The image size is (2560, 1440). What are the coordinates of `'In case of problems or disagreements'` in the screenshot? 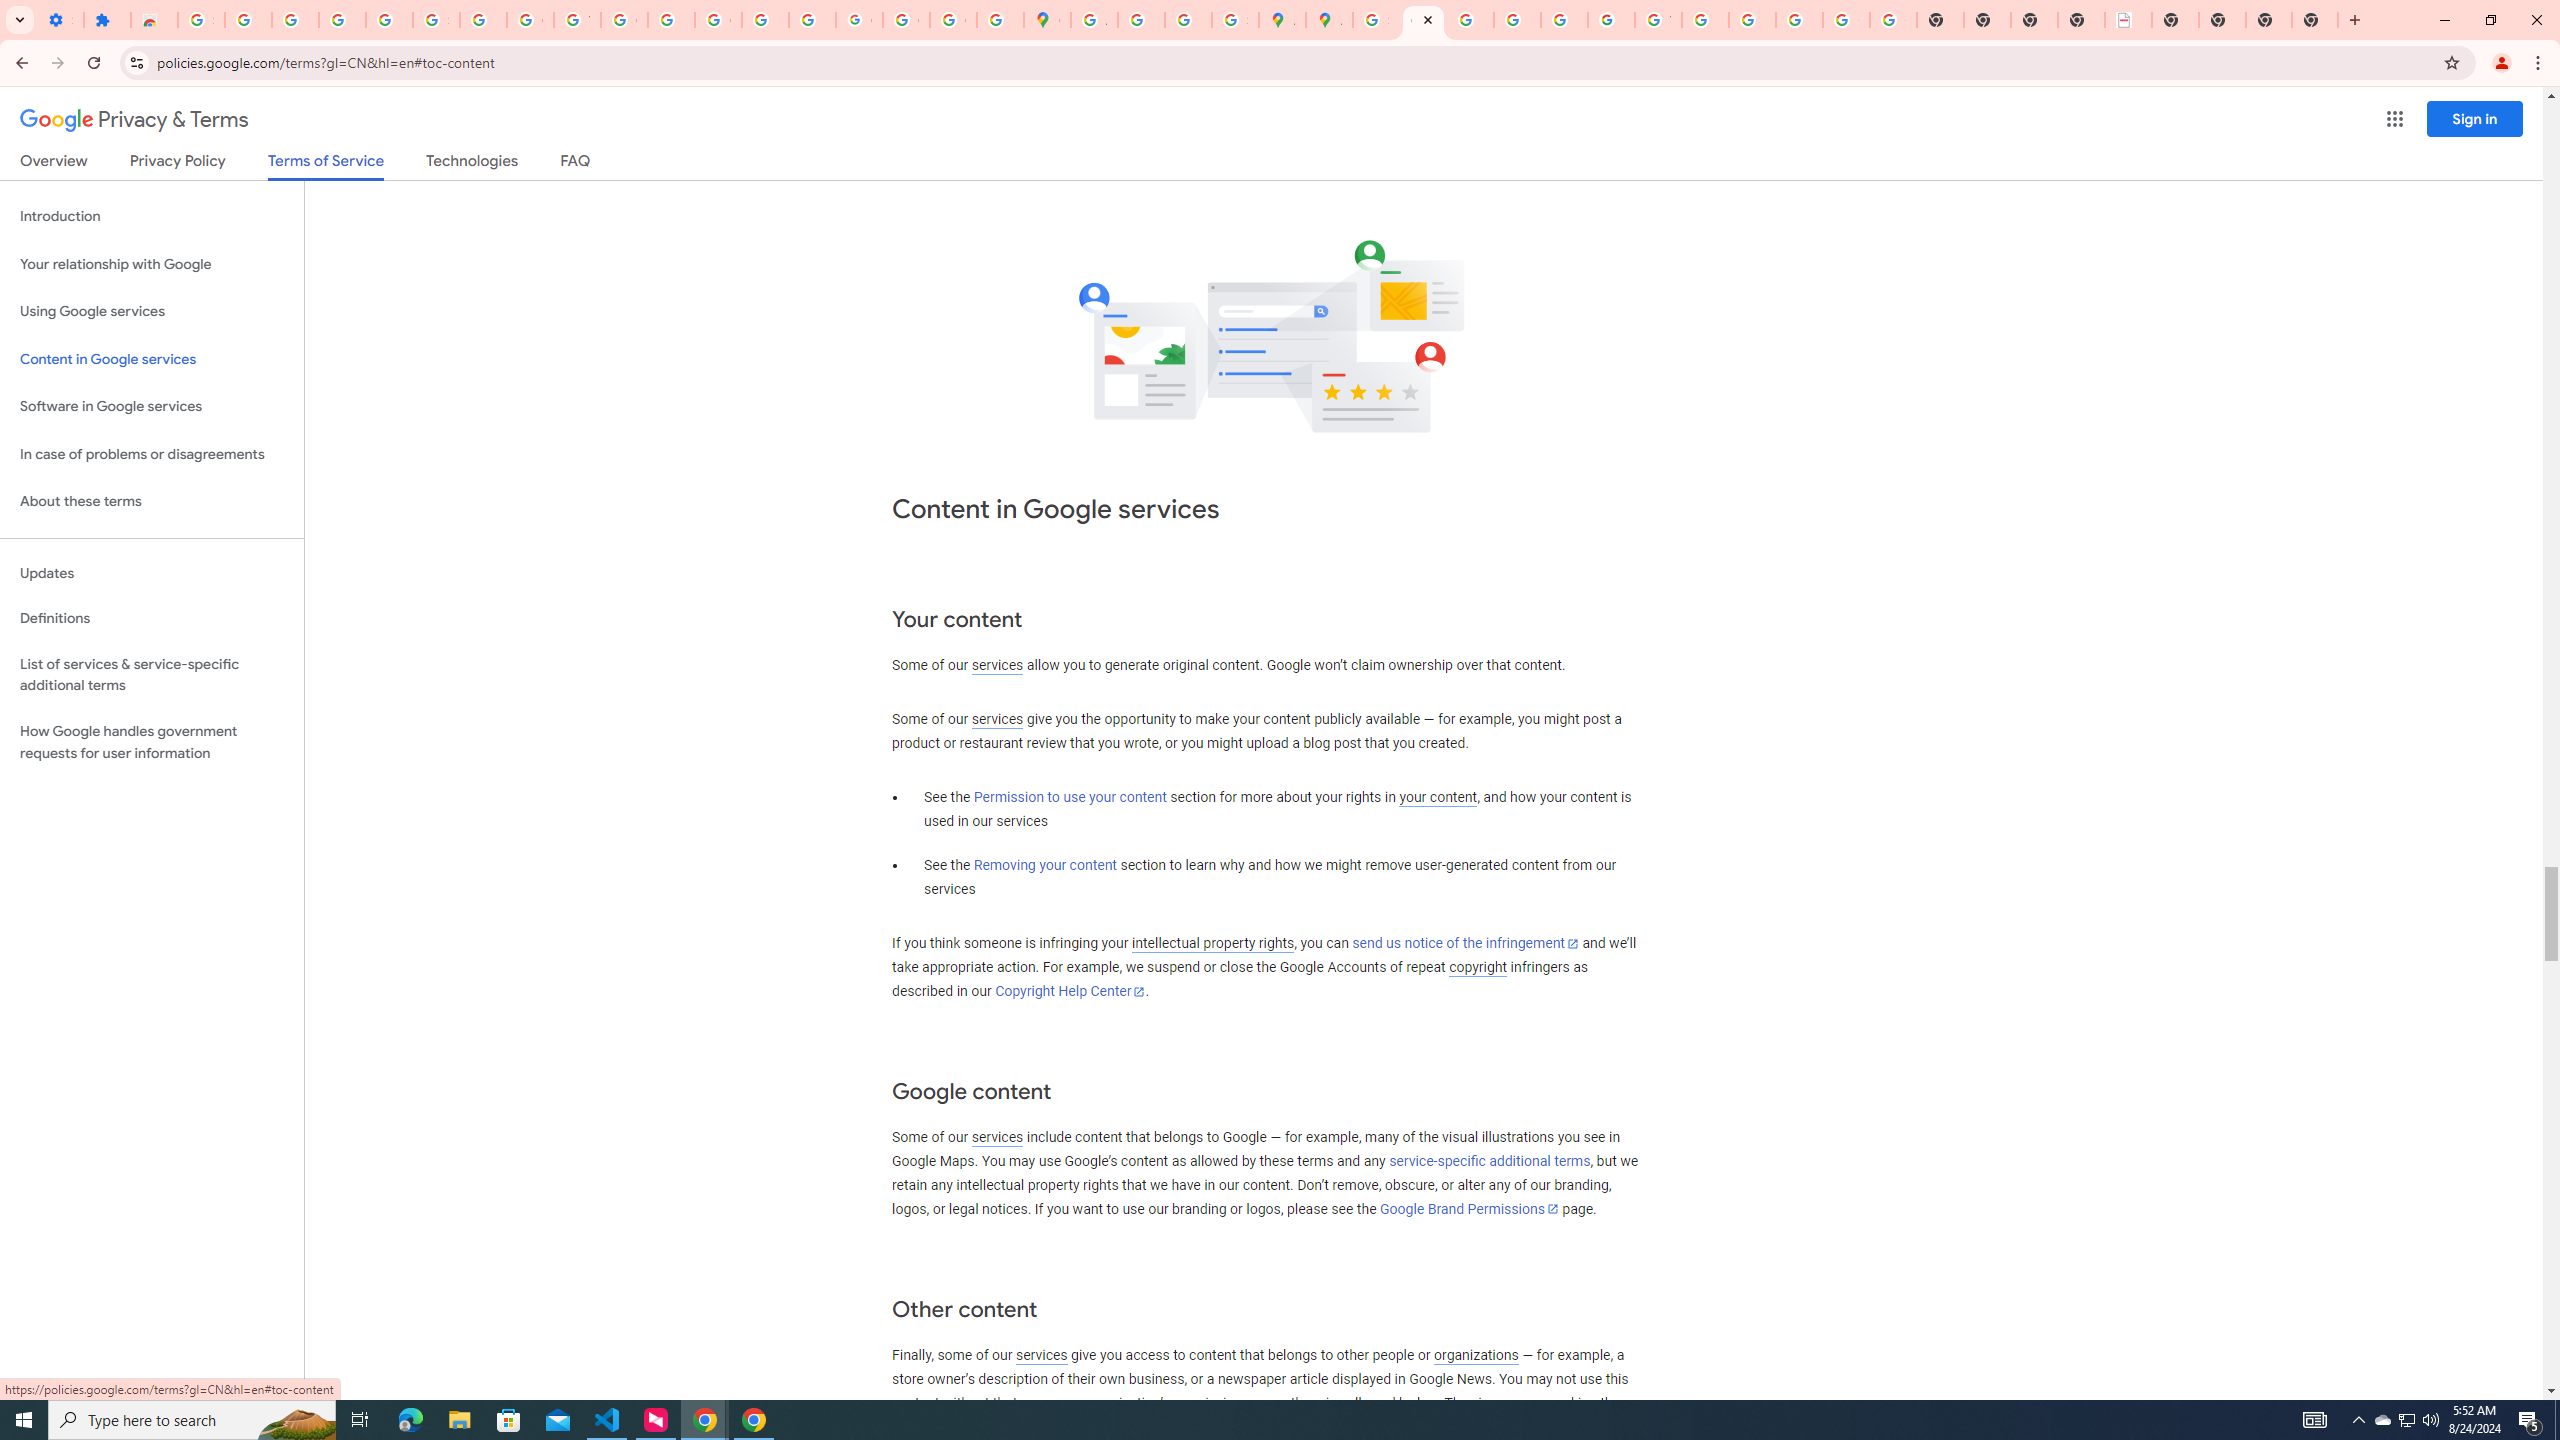 It's located at (151, 455).